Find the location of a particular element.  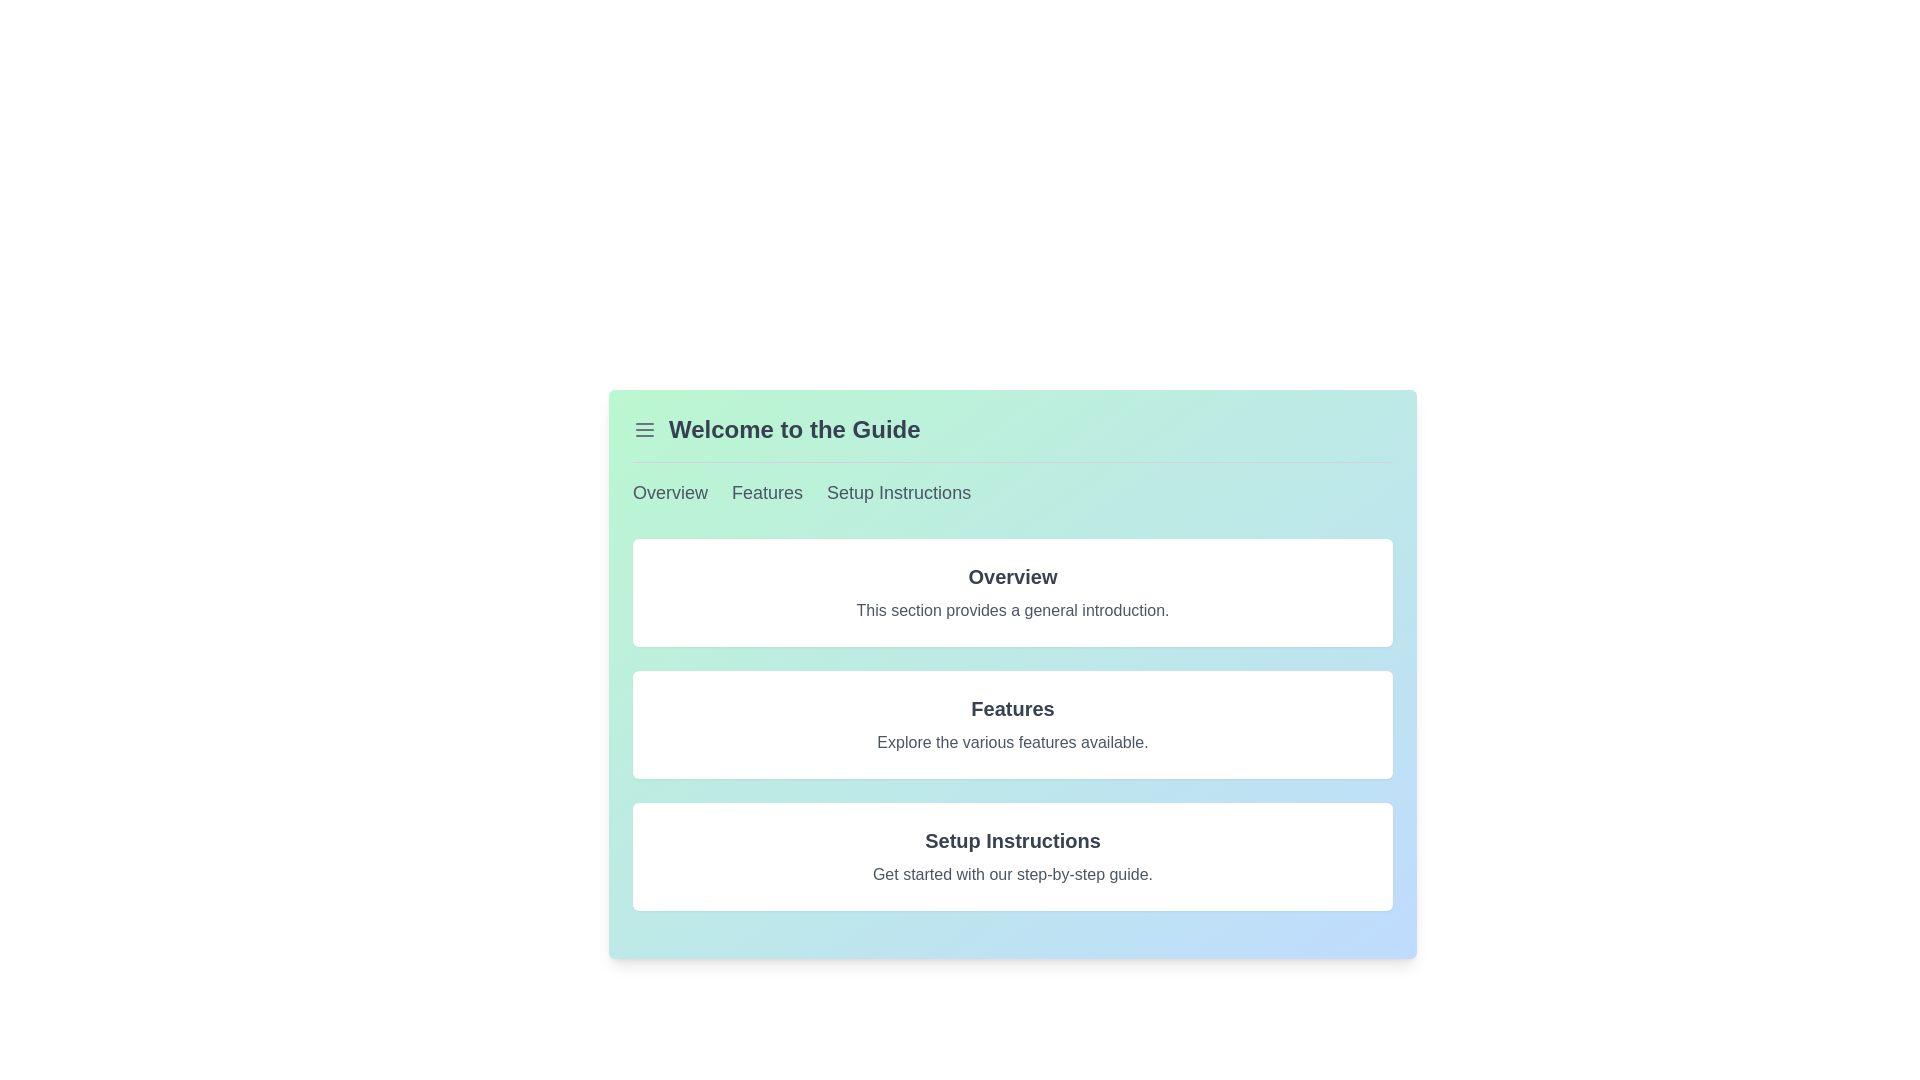

the hyperlink located near the top center of the interface that navigates to the 'Features' section to change the color of the text is located at coordinates (766, 493).